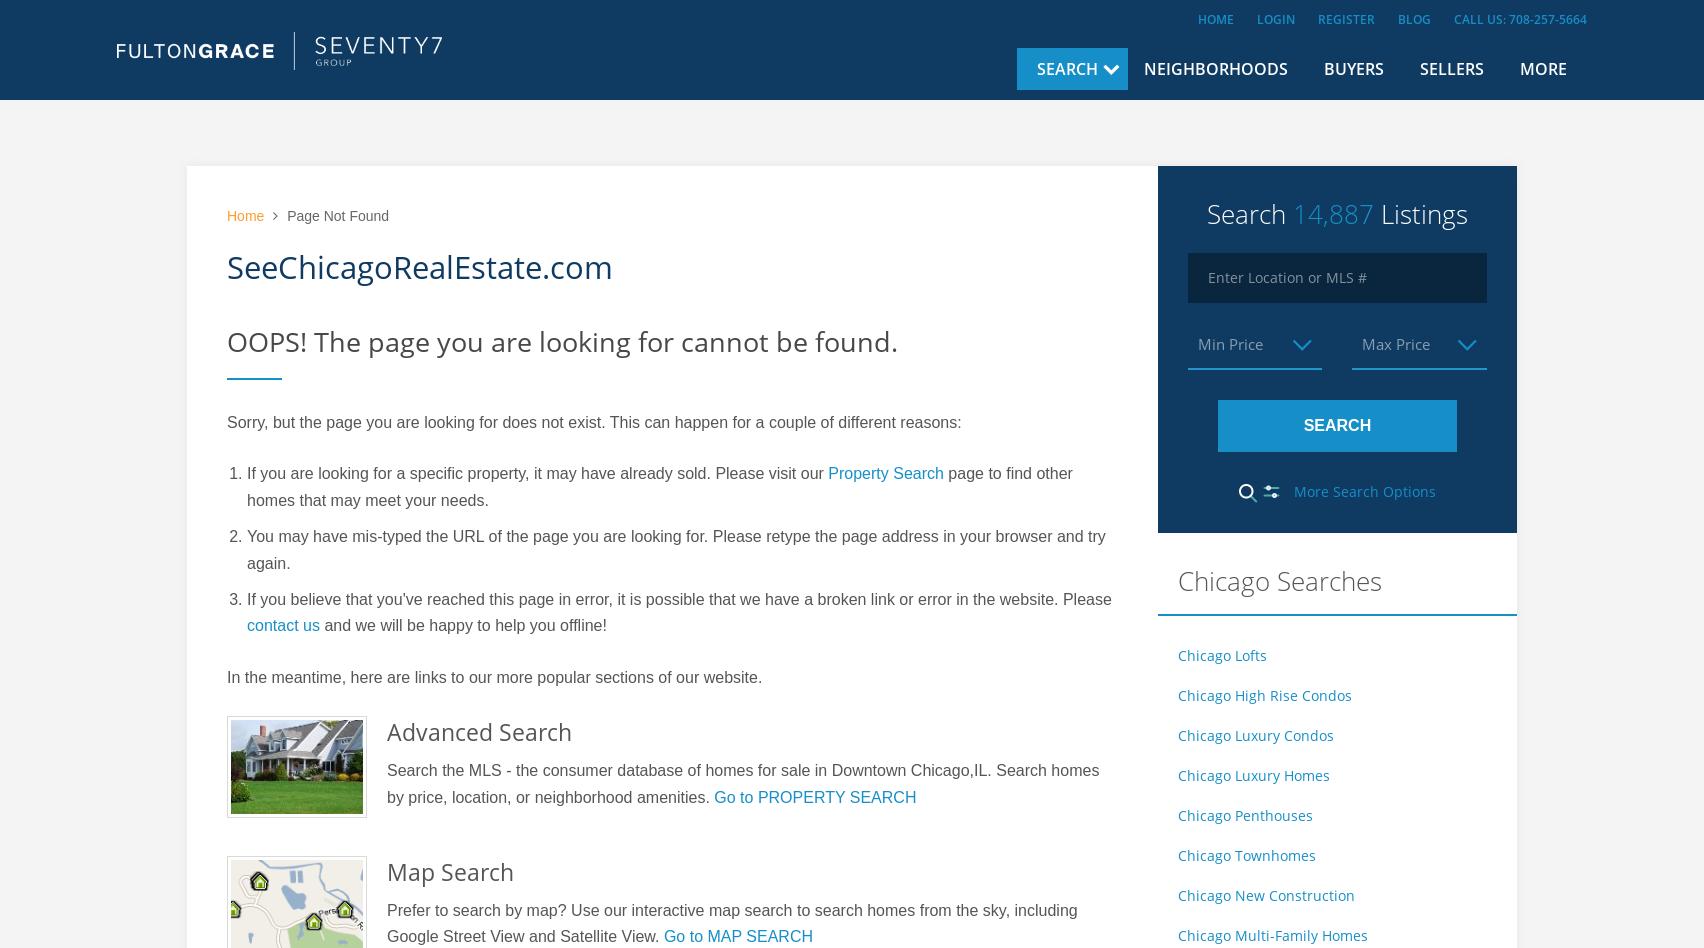  Describe the element at coordinates (658, 486) in the screenshot. I see `'page to find other homes that may meet your needs.'` at that location.